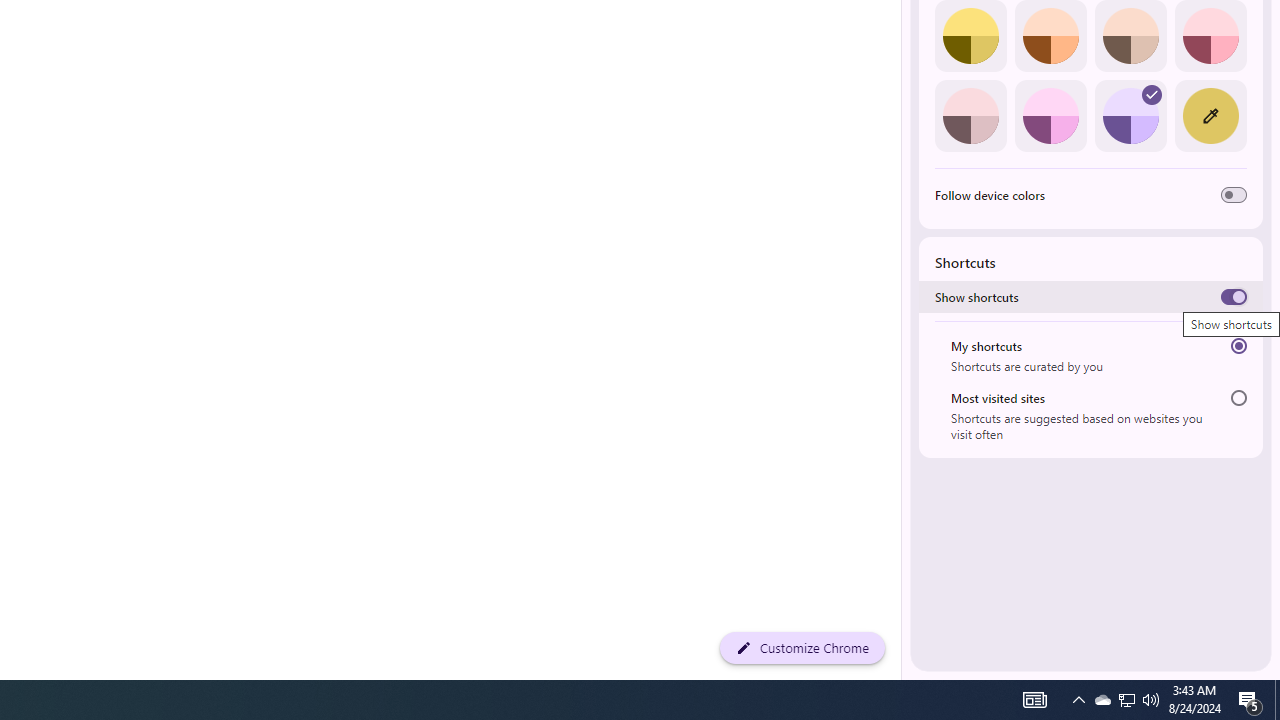  Describe the element at coordinates (1130, 36) in the screenshot. I see `'Apricot'` at that location.